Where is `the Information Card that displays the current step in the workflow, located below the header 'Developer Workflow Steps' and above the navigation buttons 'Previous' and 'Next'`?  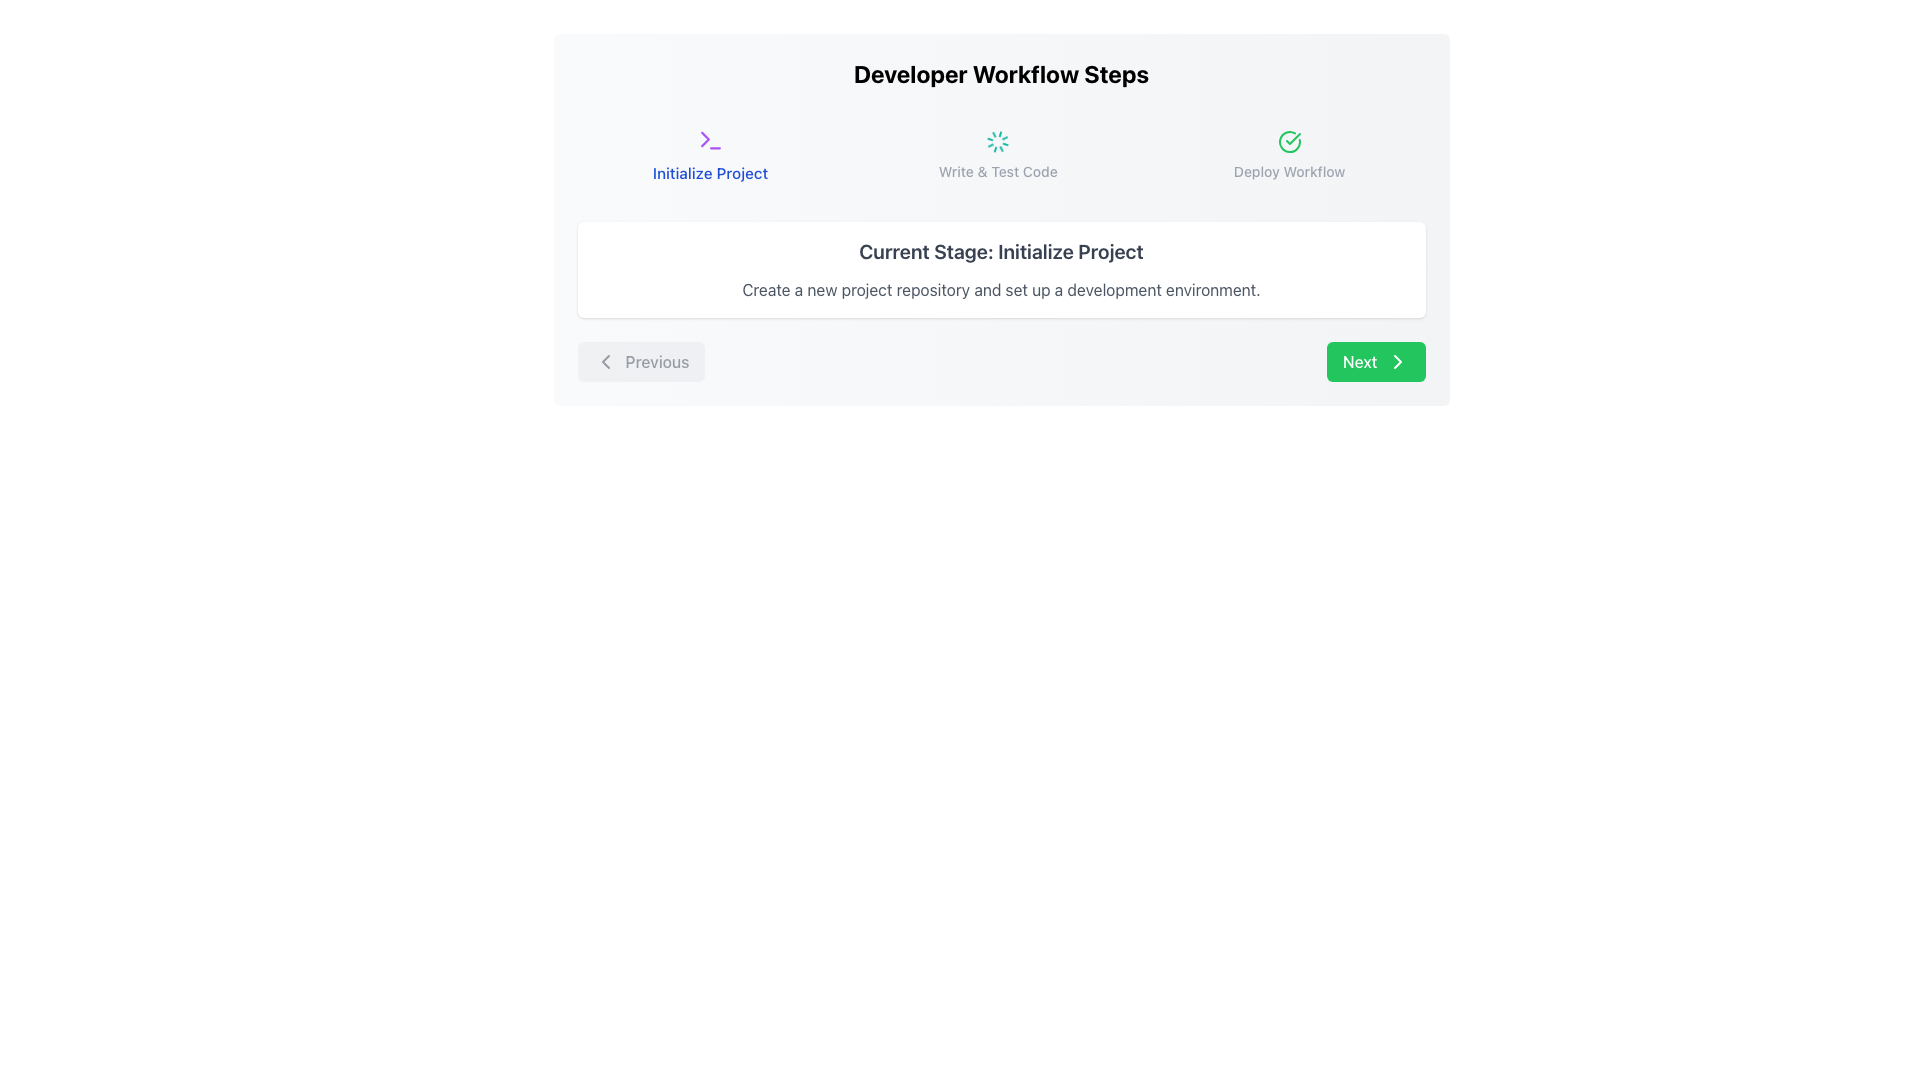
the Information Card that displays the current step in the workflow, located below the header 'Developer Workflow Steps' and above the navigation buttons 'Previous' and 'Next' is located at coordinates (1001, 270).